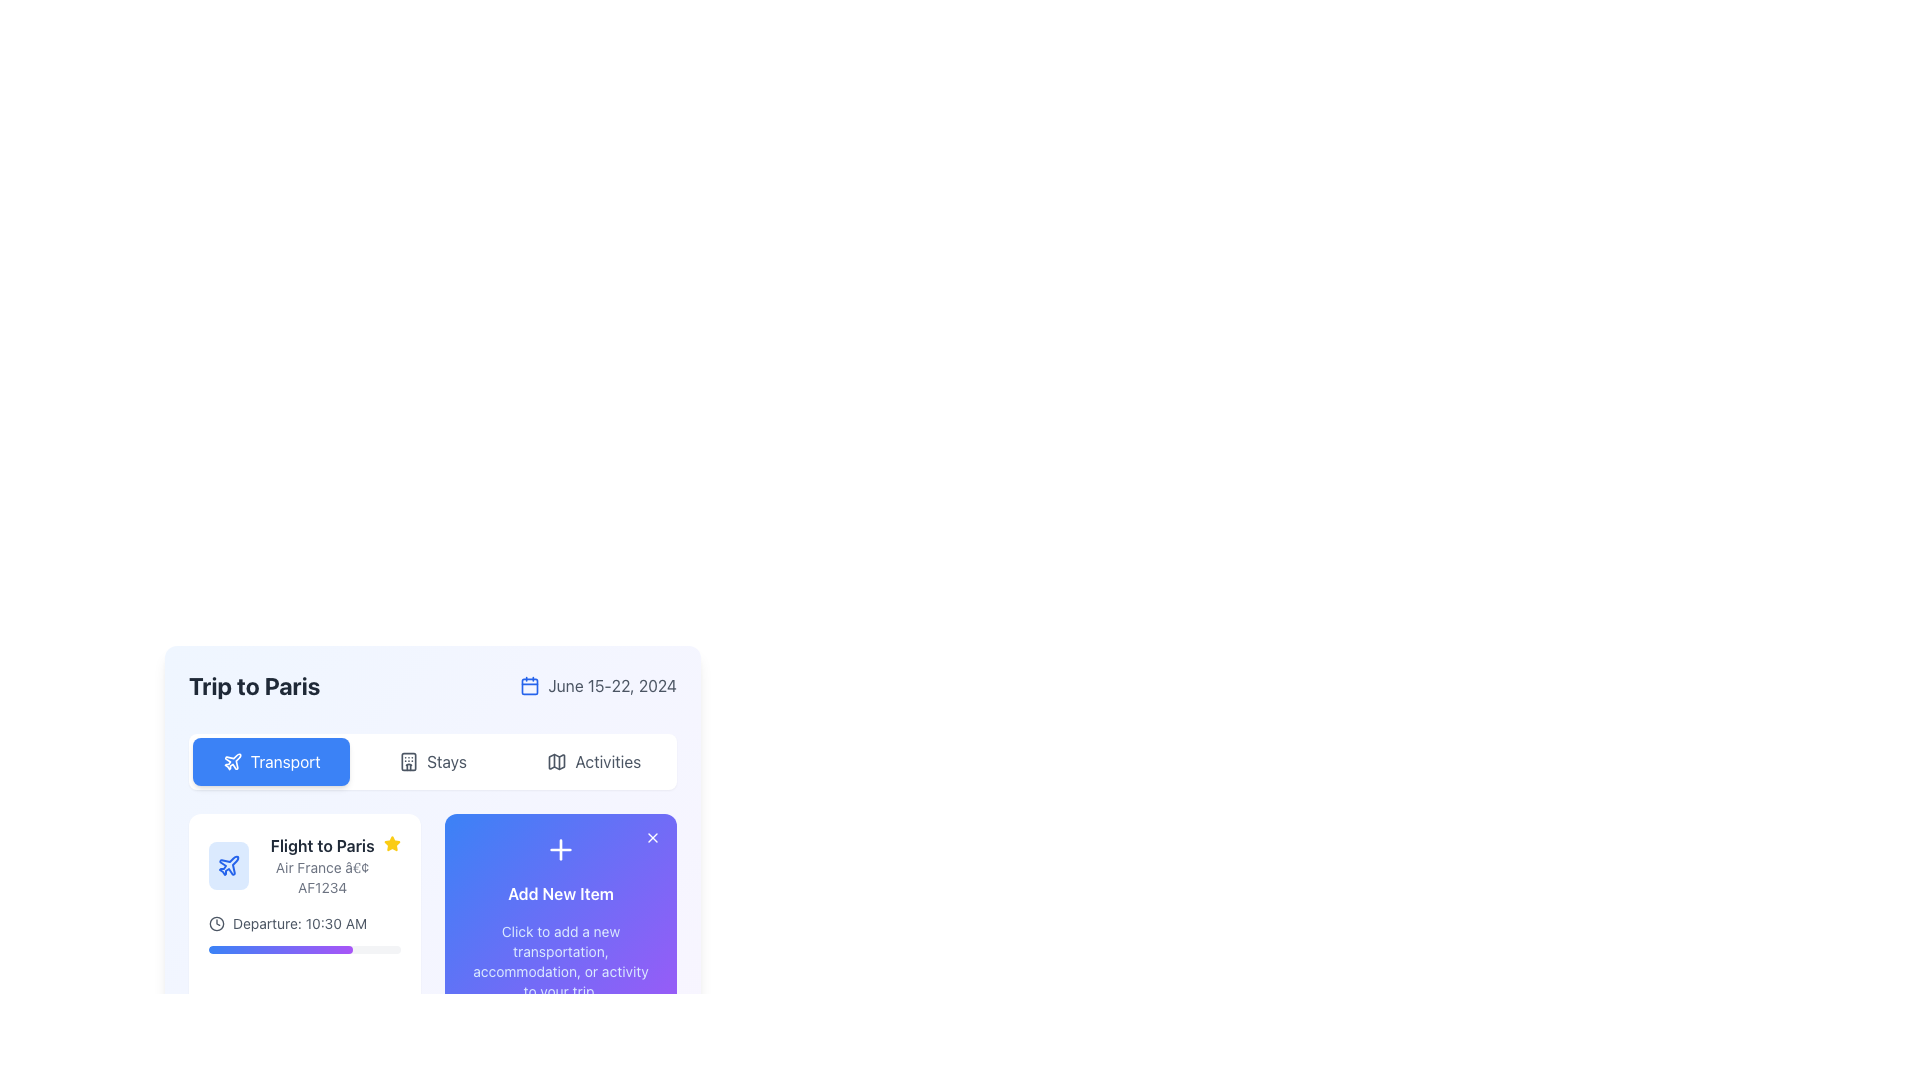  Describe the element at coordinates (560, 849) in the screenshot. I see `the plus symbol icon located at the top of the purple section, directly above the 'Add New Item' text` at that location.